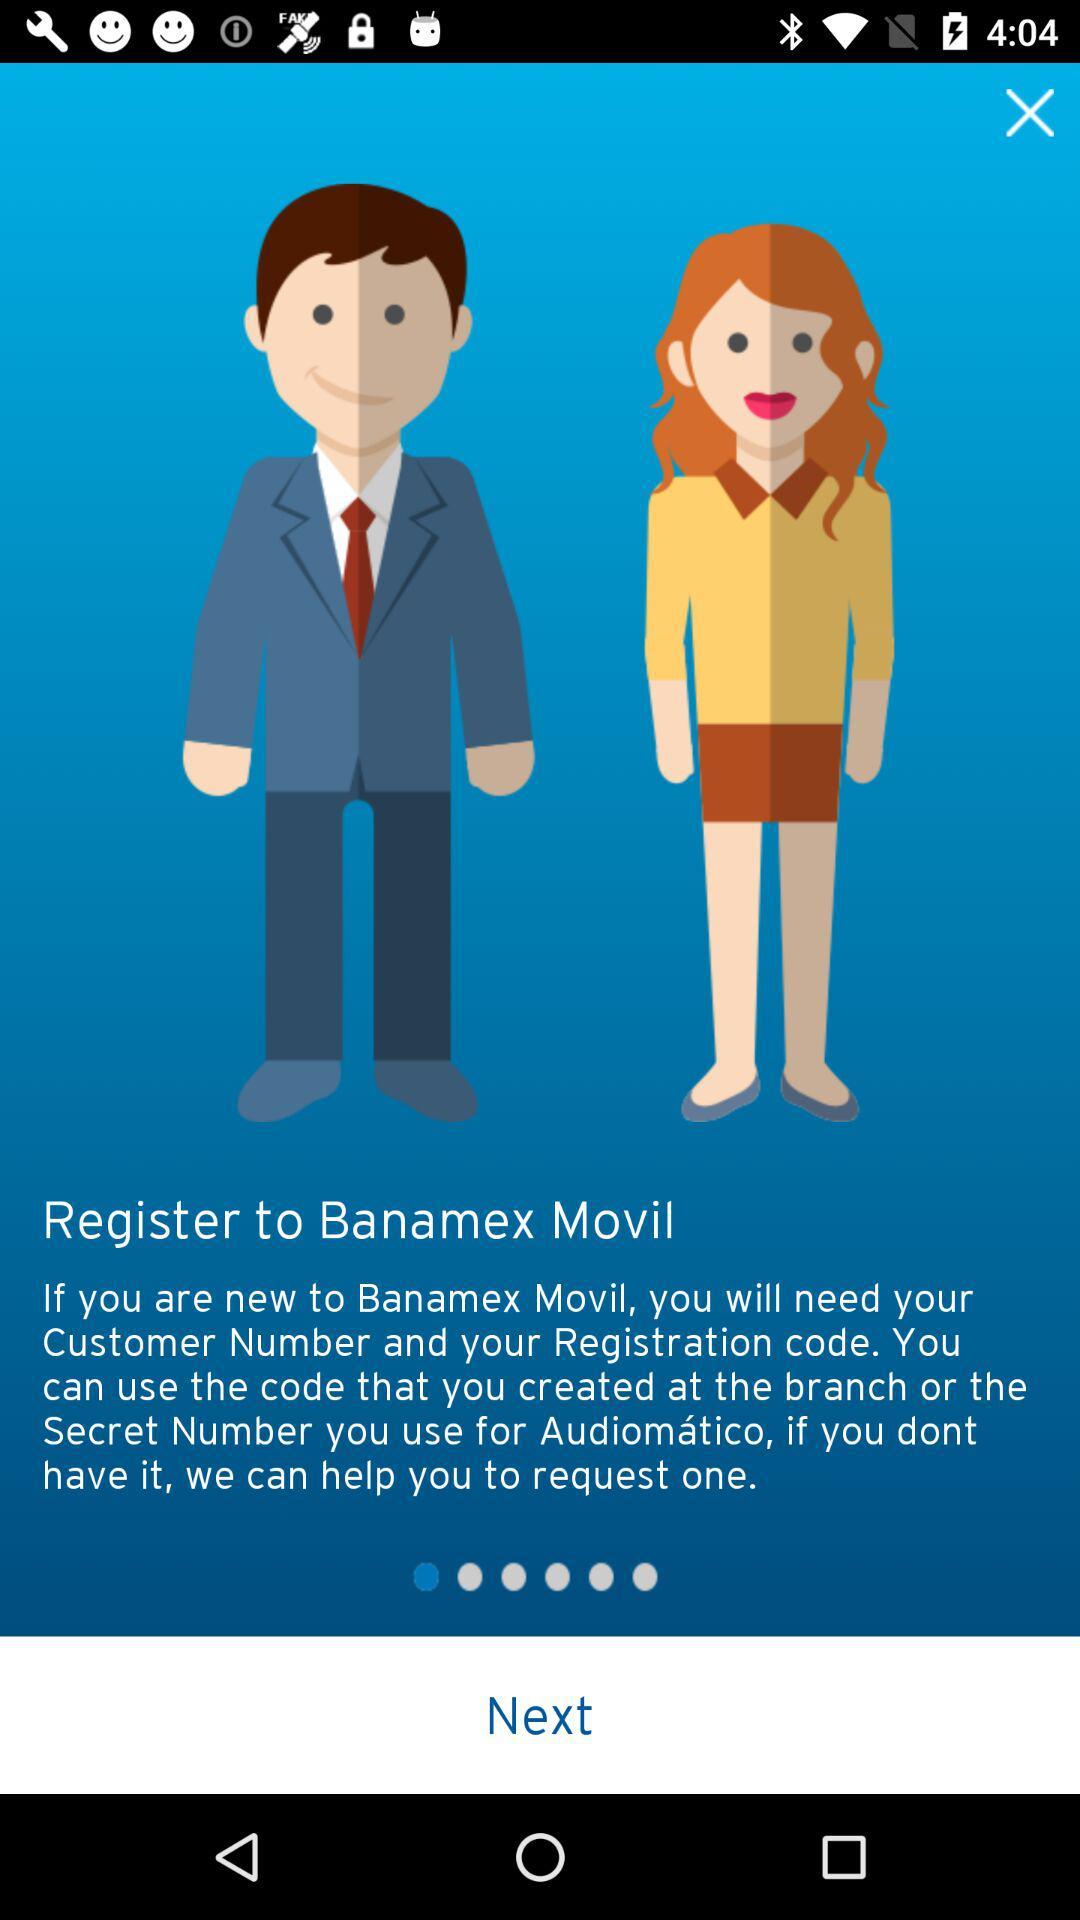  What do you see at coordinates (1030, 111) in the screenshot?
I see `exit the window` at bounding box center [1030, 111].